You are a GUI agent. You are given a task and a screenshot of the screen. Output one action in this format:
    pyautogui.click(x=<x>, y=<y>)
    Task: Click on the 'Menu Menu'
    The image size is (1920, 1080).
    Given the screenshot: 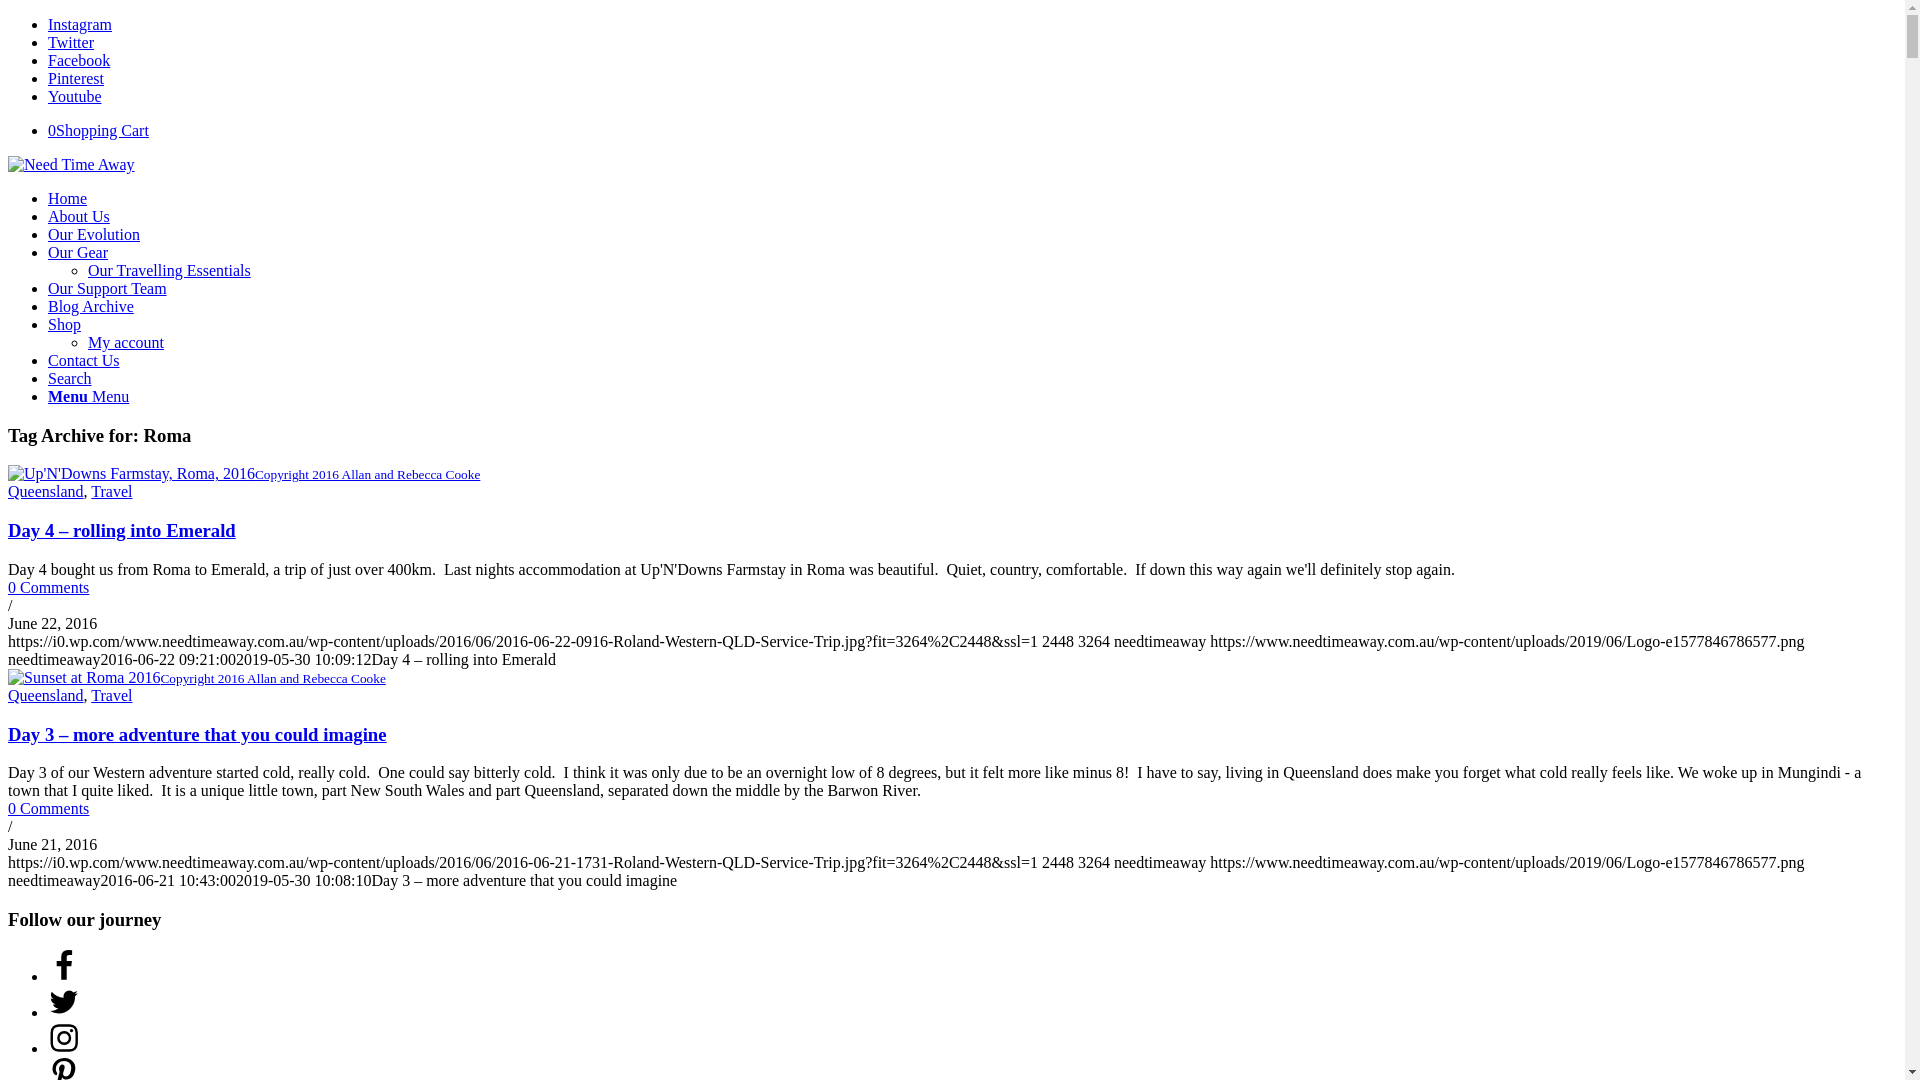 What is the action you would take?
    pyautogui.click(x=87, y=396)
    